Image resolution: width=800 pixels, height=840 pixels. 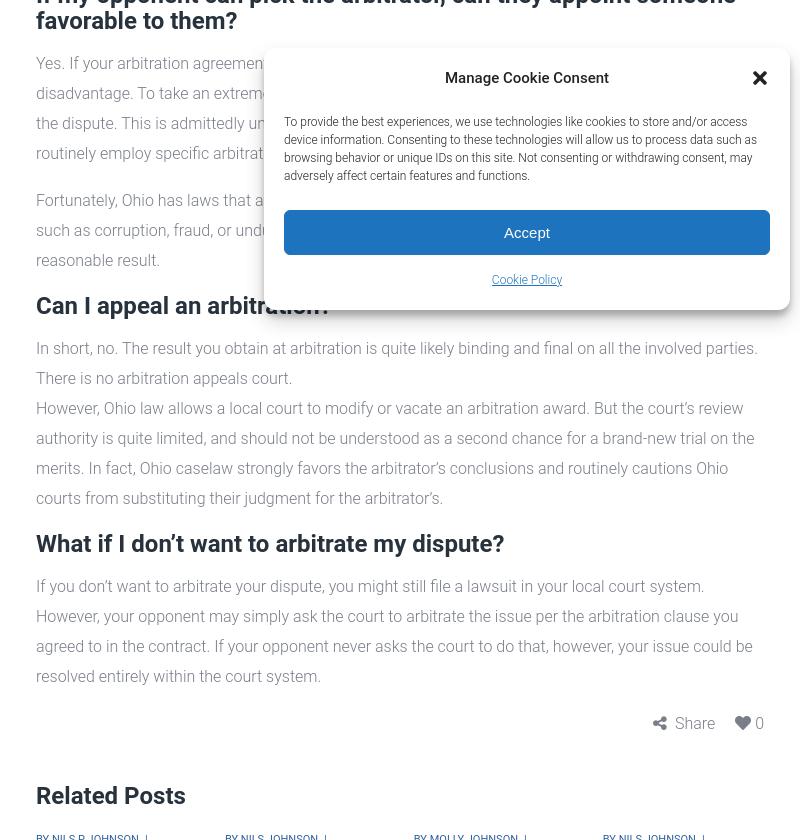 I want to click on 'However, Ohio law allows a local court to modify or vacate an arbitration award. But the court’s review authority is quite limited, and should not be understood as a second chance for a brand-new trial on the merits. In fact, Ohio caselaw strongly favors the arbitrator’s conclusions and routinely cautions Ohio courts from substituting their judgment for the arbitrator’s.', so click(x=394, y=453).